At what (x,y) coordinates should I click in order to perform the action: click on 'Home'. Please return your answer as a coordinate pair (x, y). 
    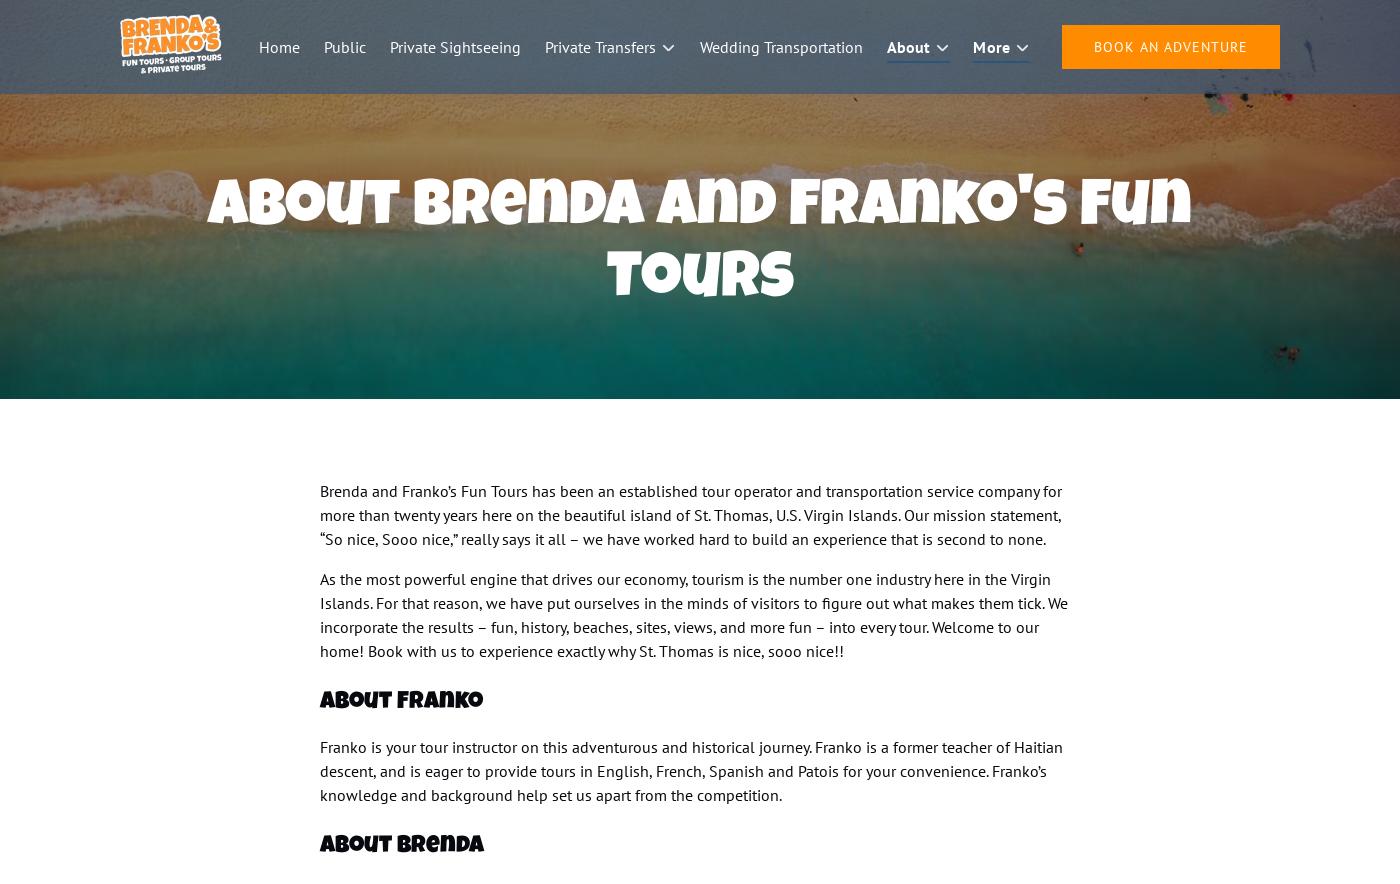
    Looking at the image, I should click on (258, 46).